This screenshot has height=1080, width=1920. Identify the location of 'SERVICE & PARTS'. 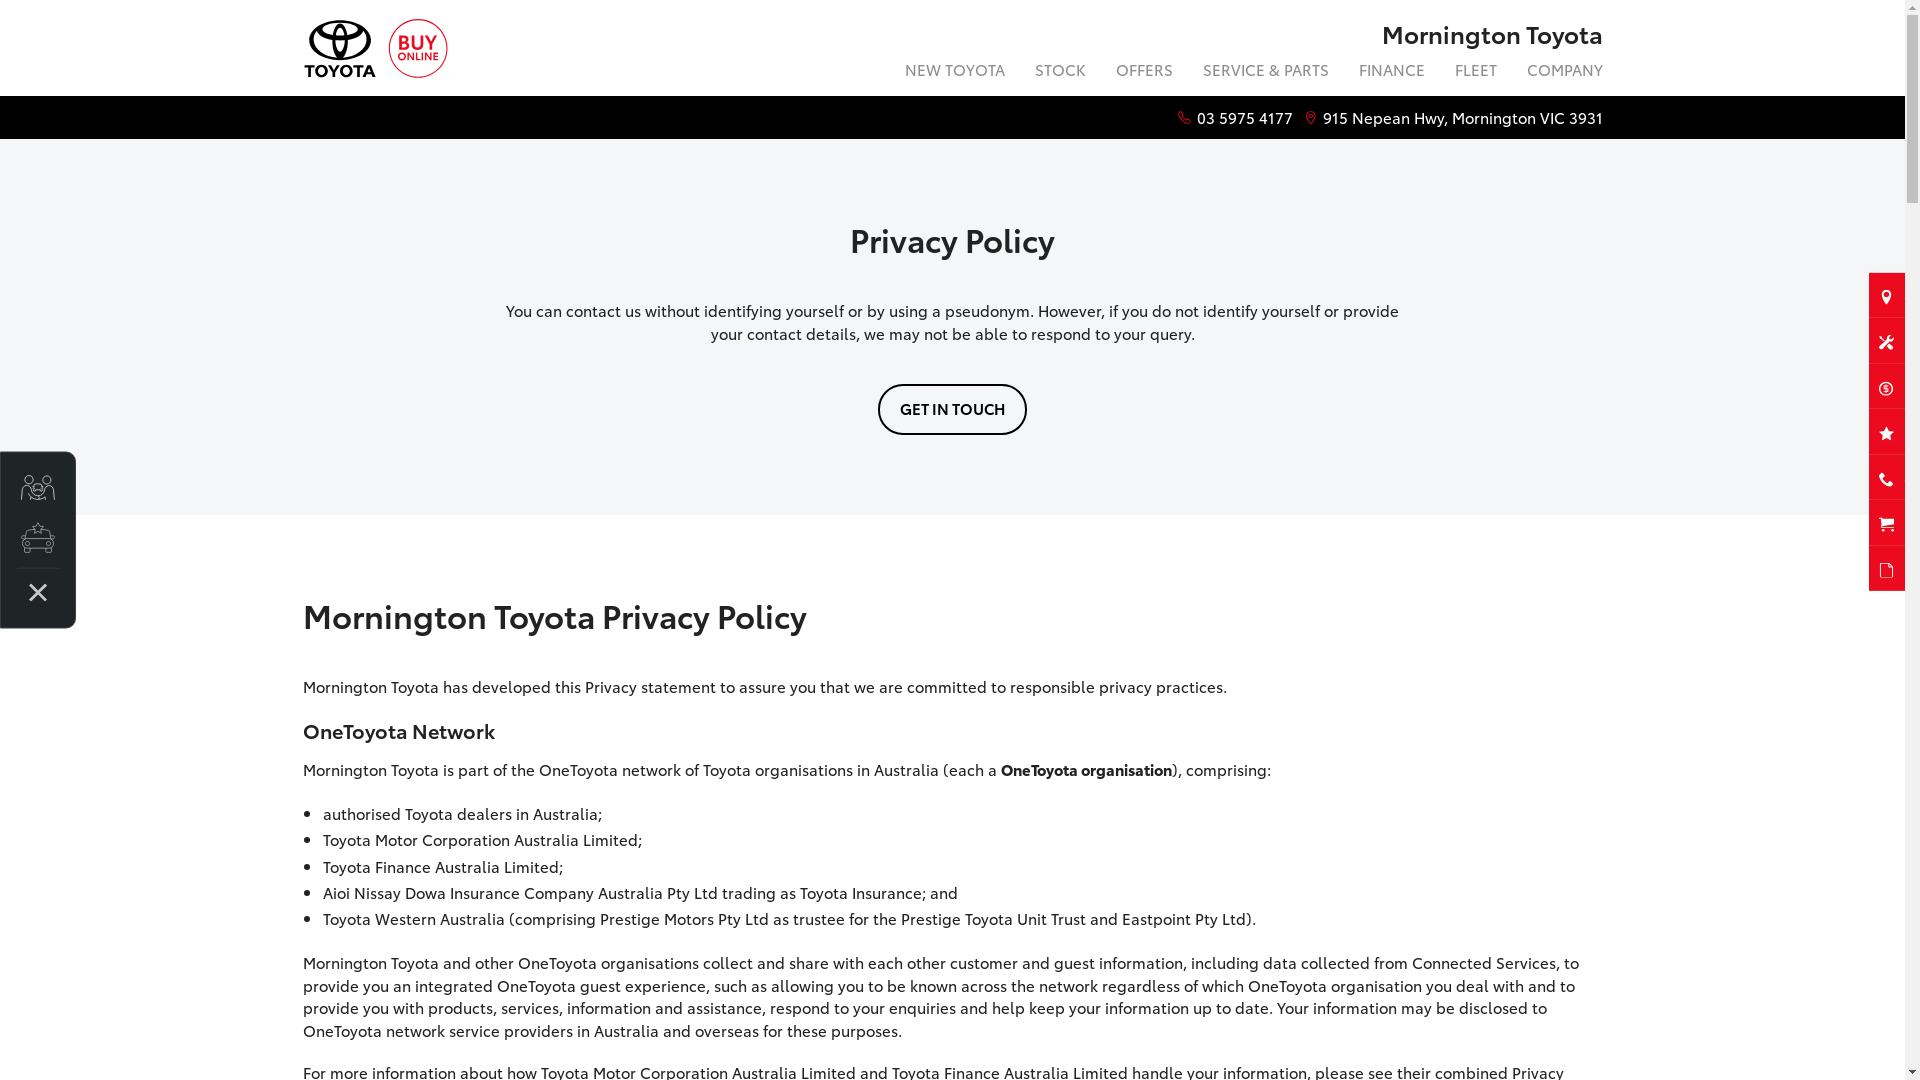
(1265, 71).